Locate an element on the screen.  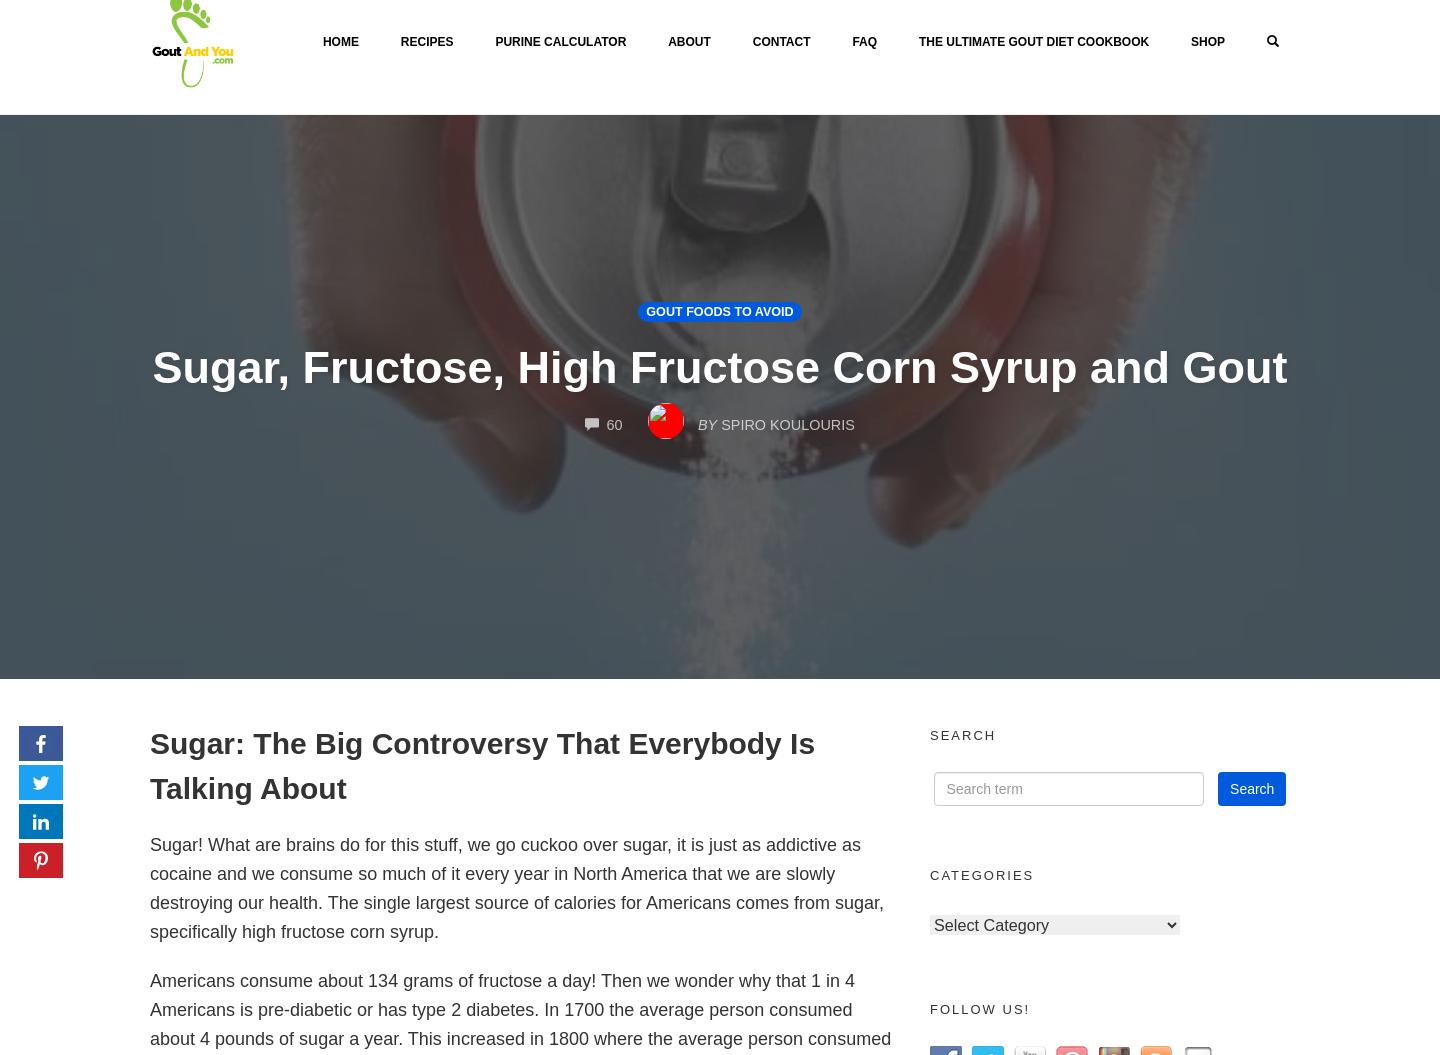
'60' is located at coordinates (613, 423).